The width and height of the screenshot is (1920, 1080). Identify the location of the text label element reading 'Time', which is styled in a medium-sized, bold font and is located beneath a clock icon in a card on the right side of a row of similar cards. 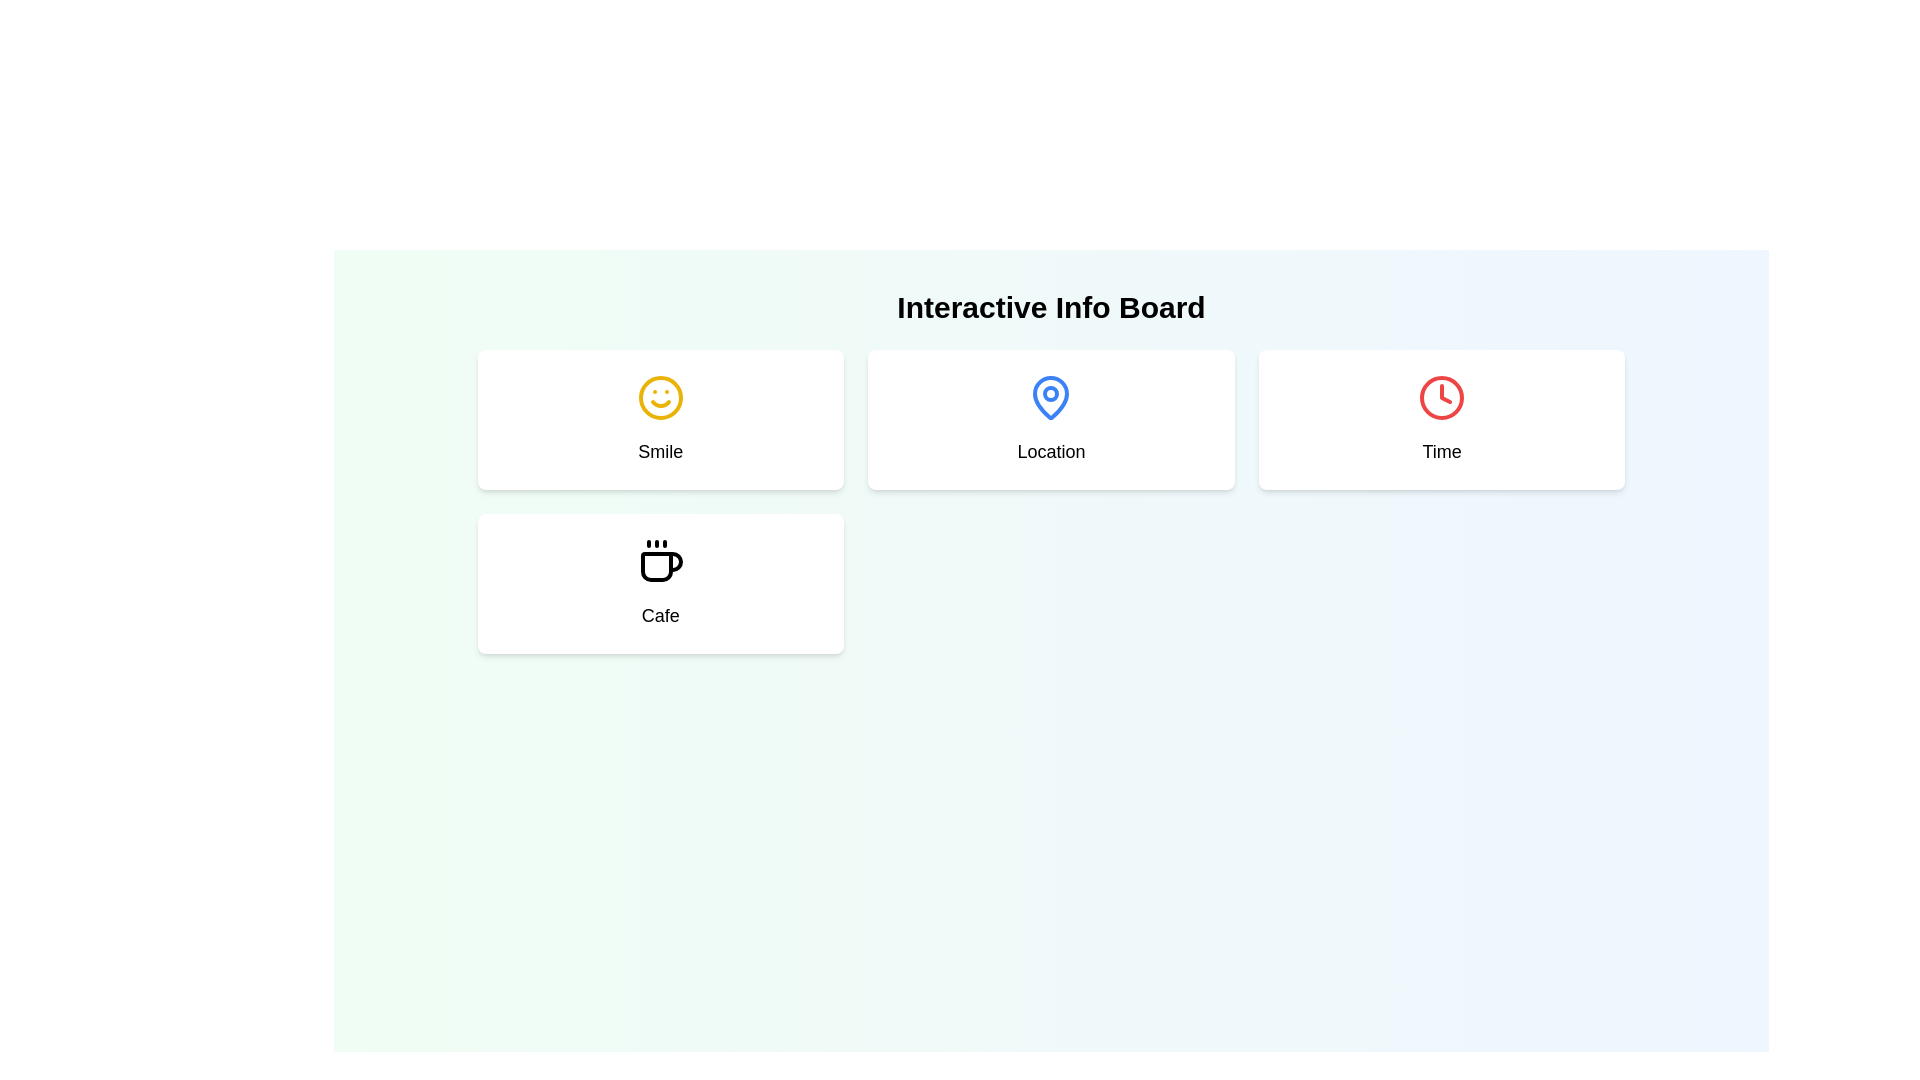
(1442, 451).